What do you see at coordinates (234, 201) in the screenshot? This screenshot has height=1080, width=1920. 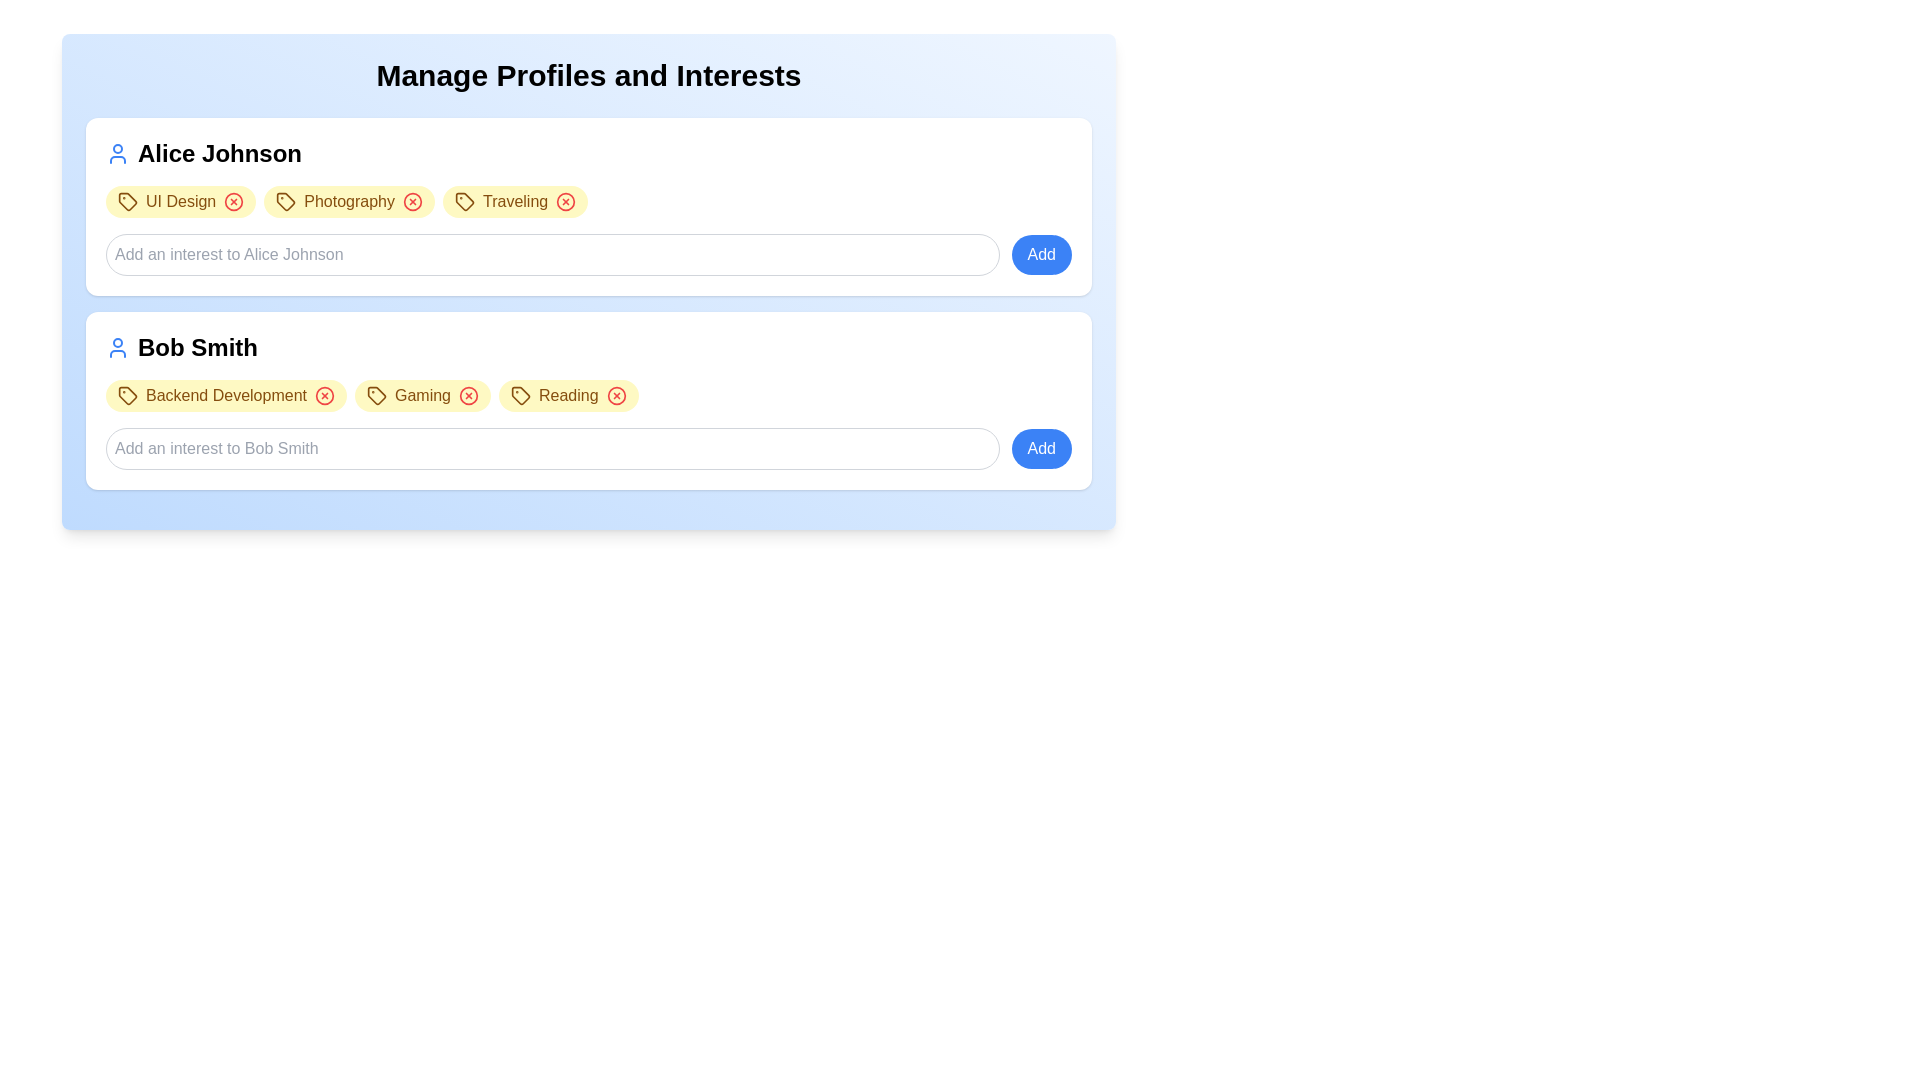 I see `the button to the right of the 'UI Design' interest tag` at bounding box center [234, 201].